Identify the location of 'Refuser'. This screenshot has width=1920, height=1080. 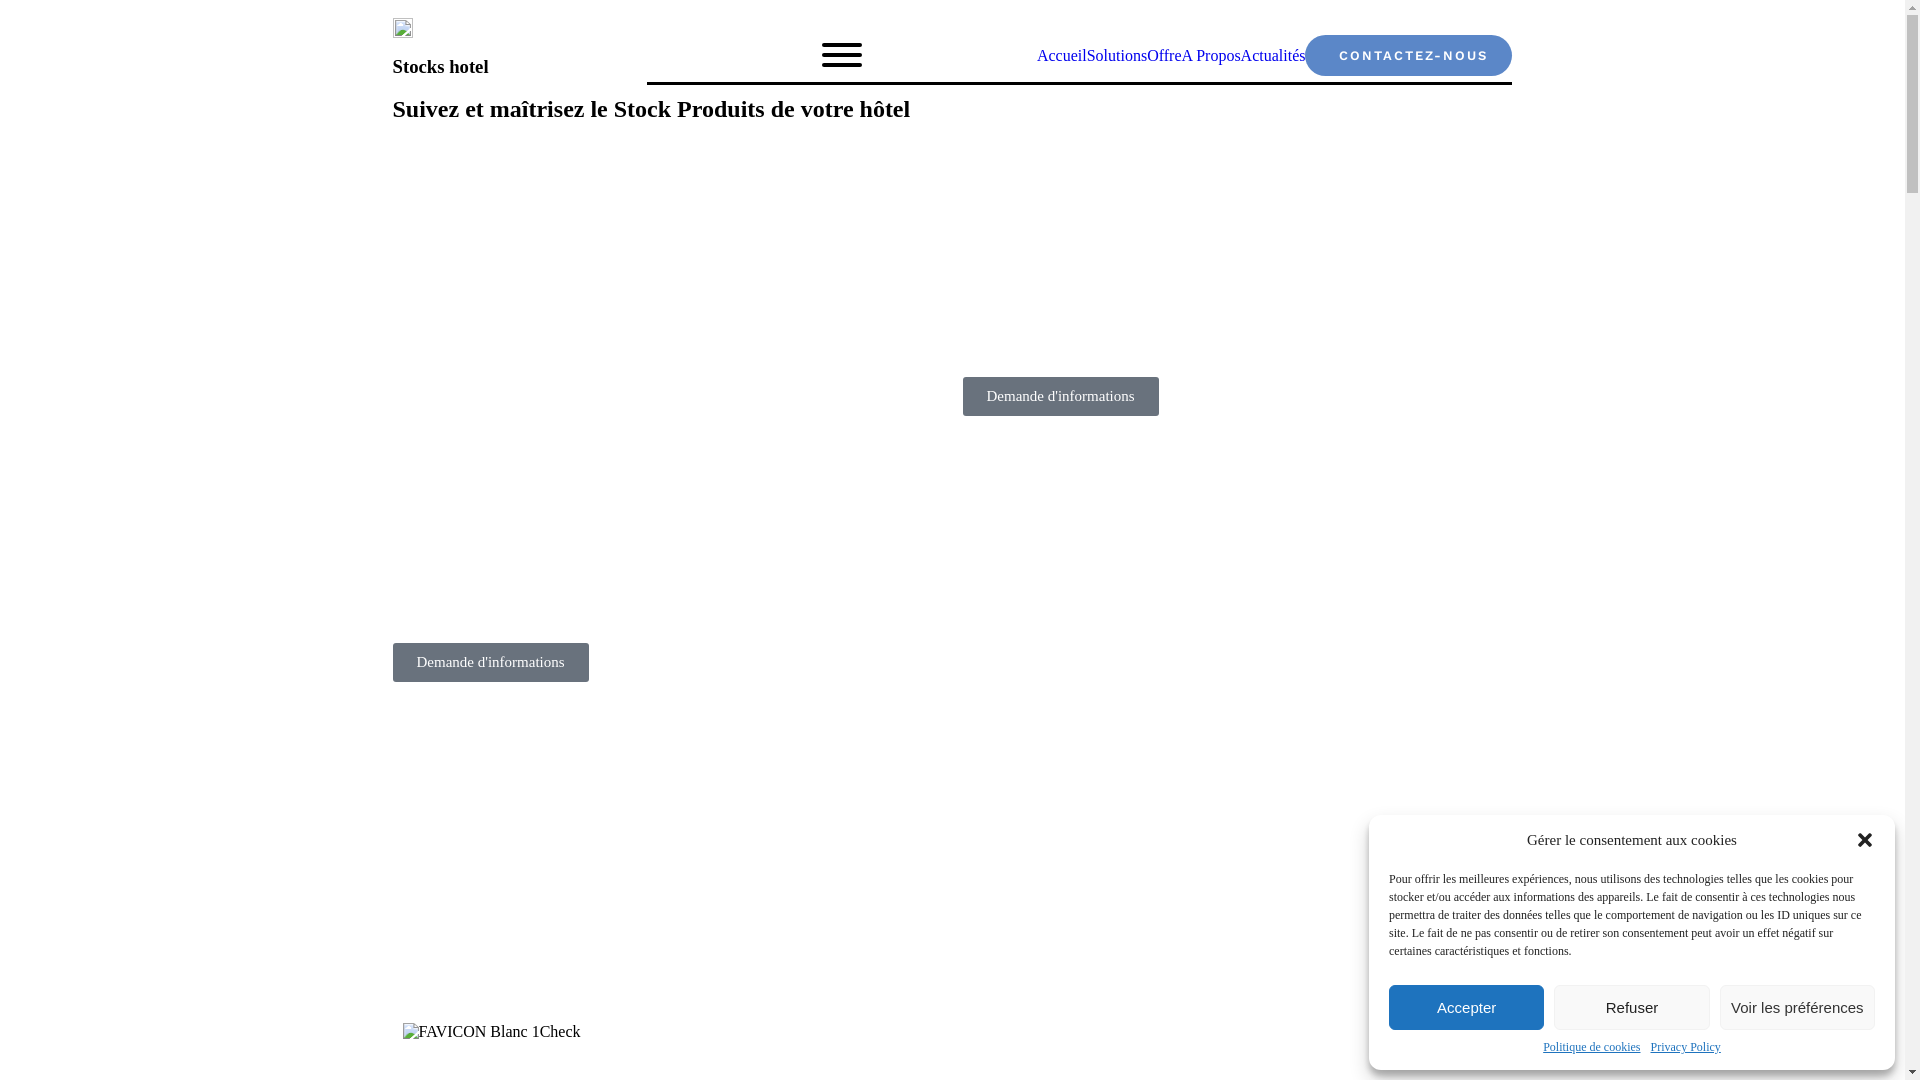
(1553, 1007).